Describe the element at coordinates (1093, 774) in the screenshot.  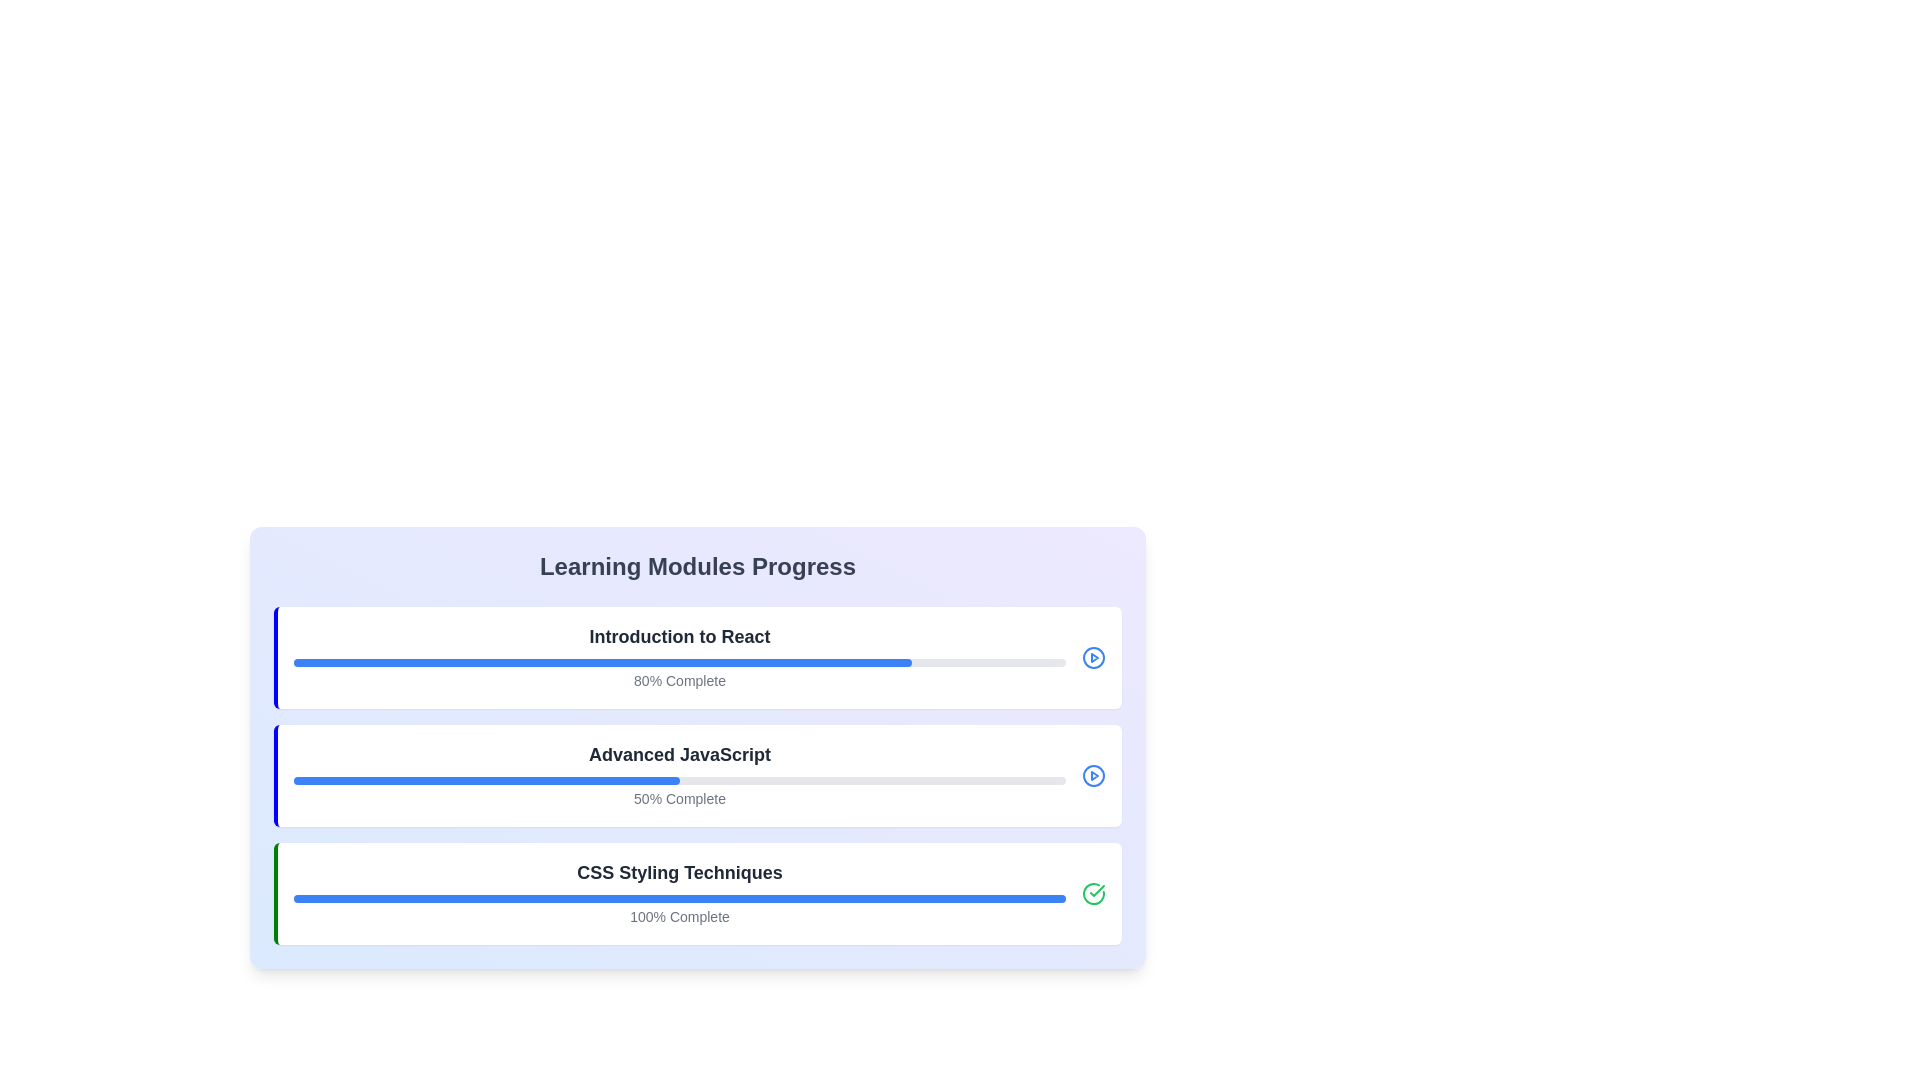
I see `the SVG circle element that defines the play button's graphical shape within the second progress bar of the 'Learning Modules Progress' section for 'Advanced JavaScript'` at that location.